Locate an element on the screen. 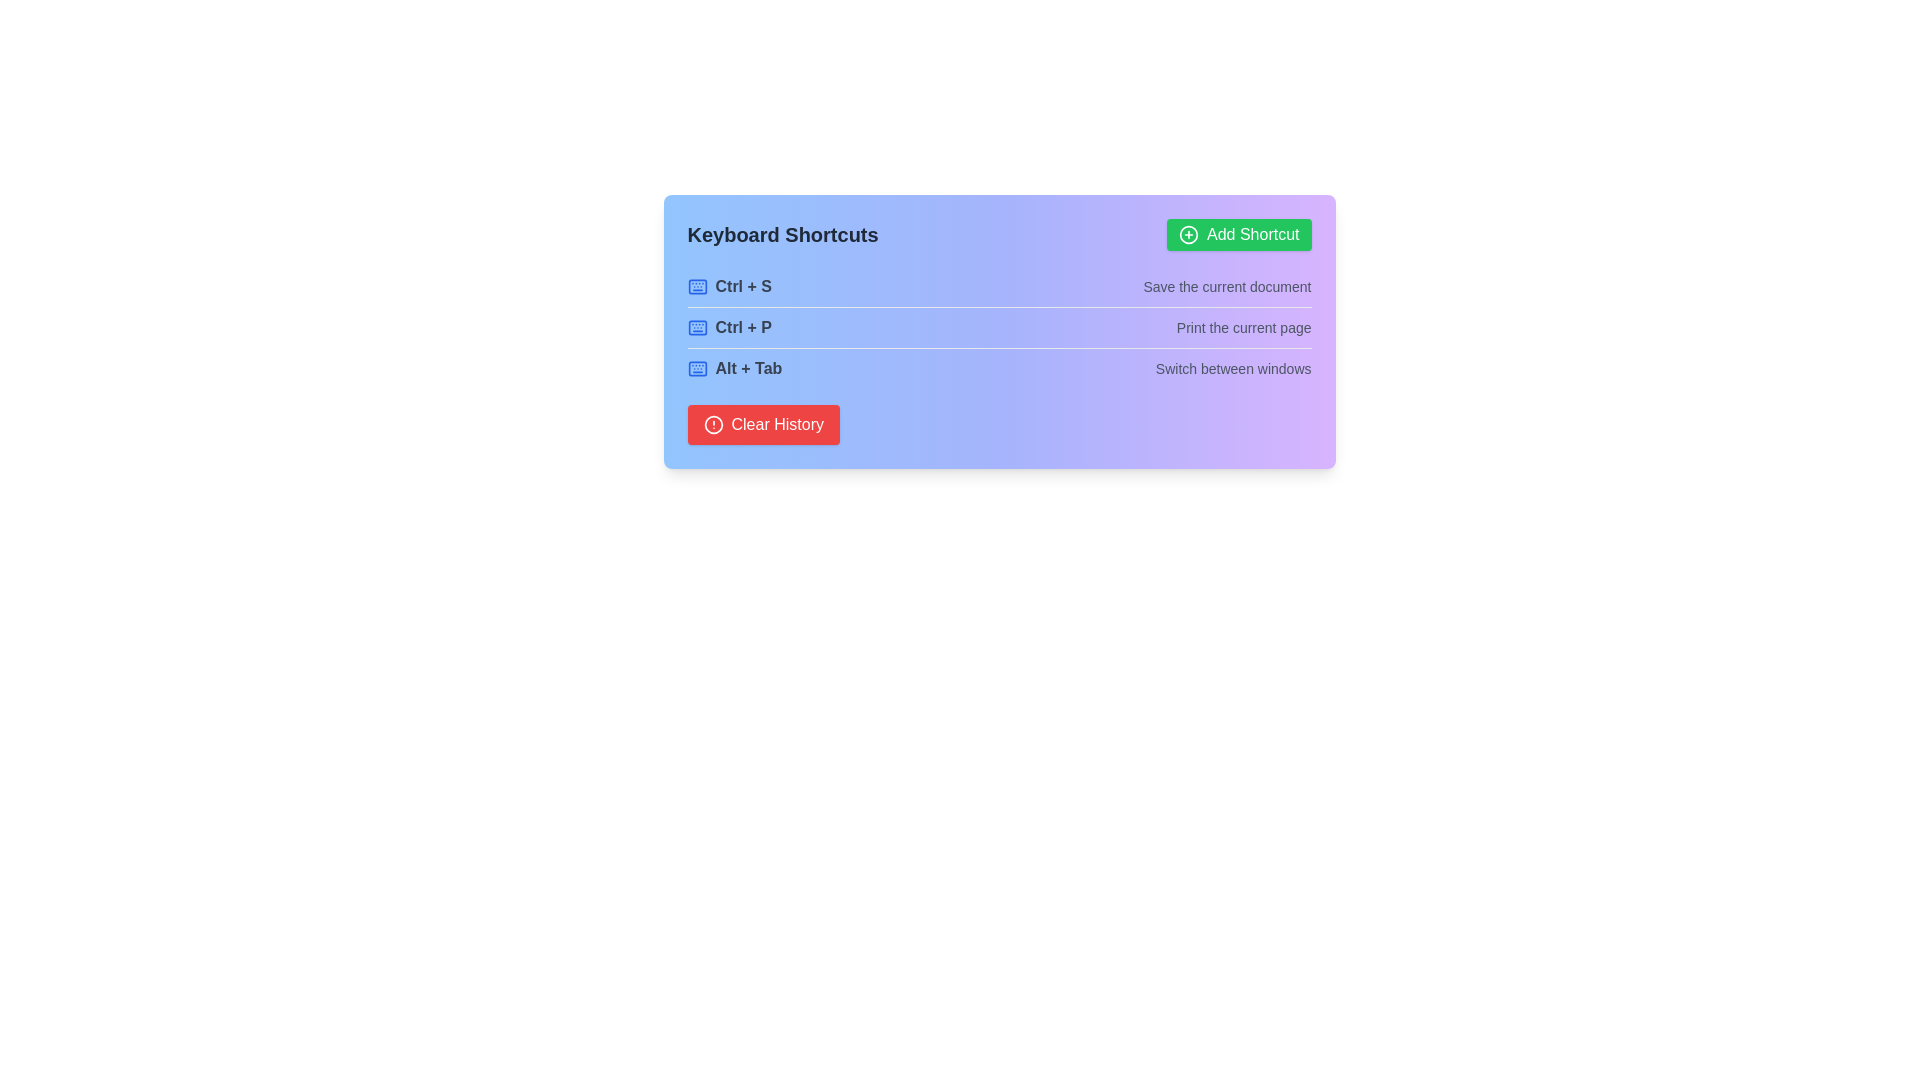  the keyboard icon with a modern design and blue tint, located to the left of the text 'Ctrl + S' is located at coordinates (697, 286).